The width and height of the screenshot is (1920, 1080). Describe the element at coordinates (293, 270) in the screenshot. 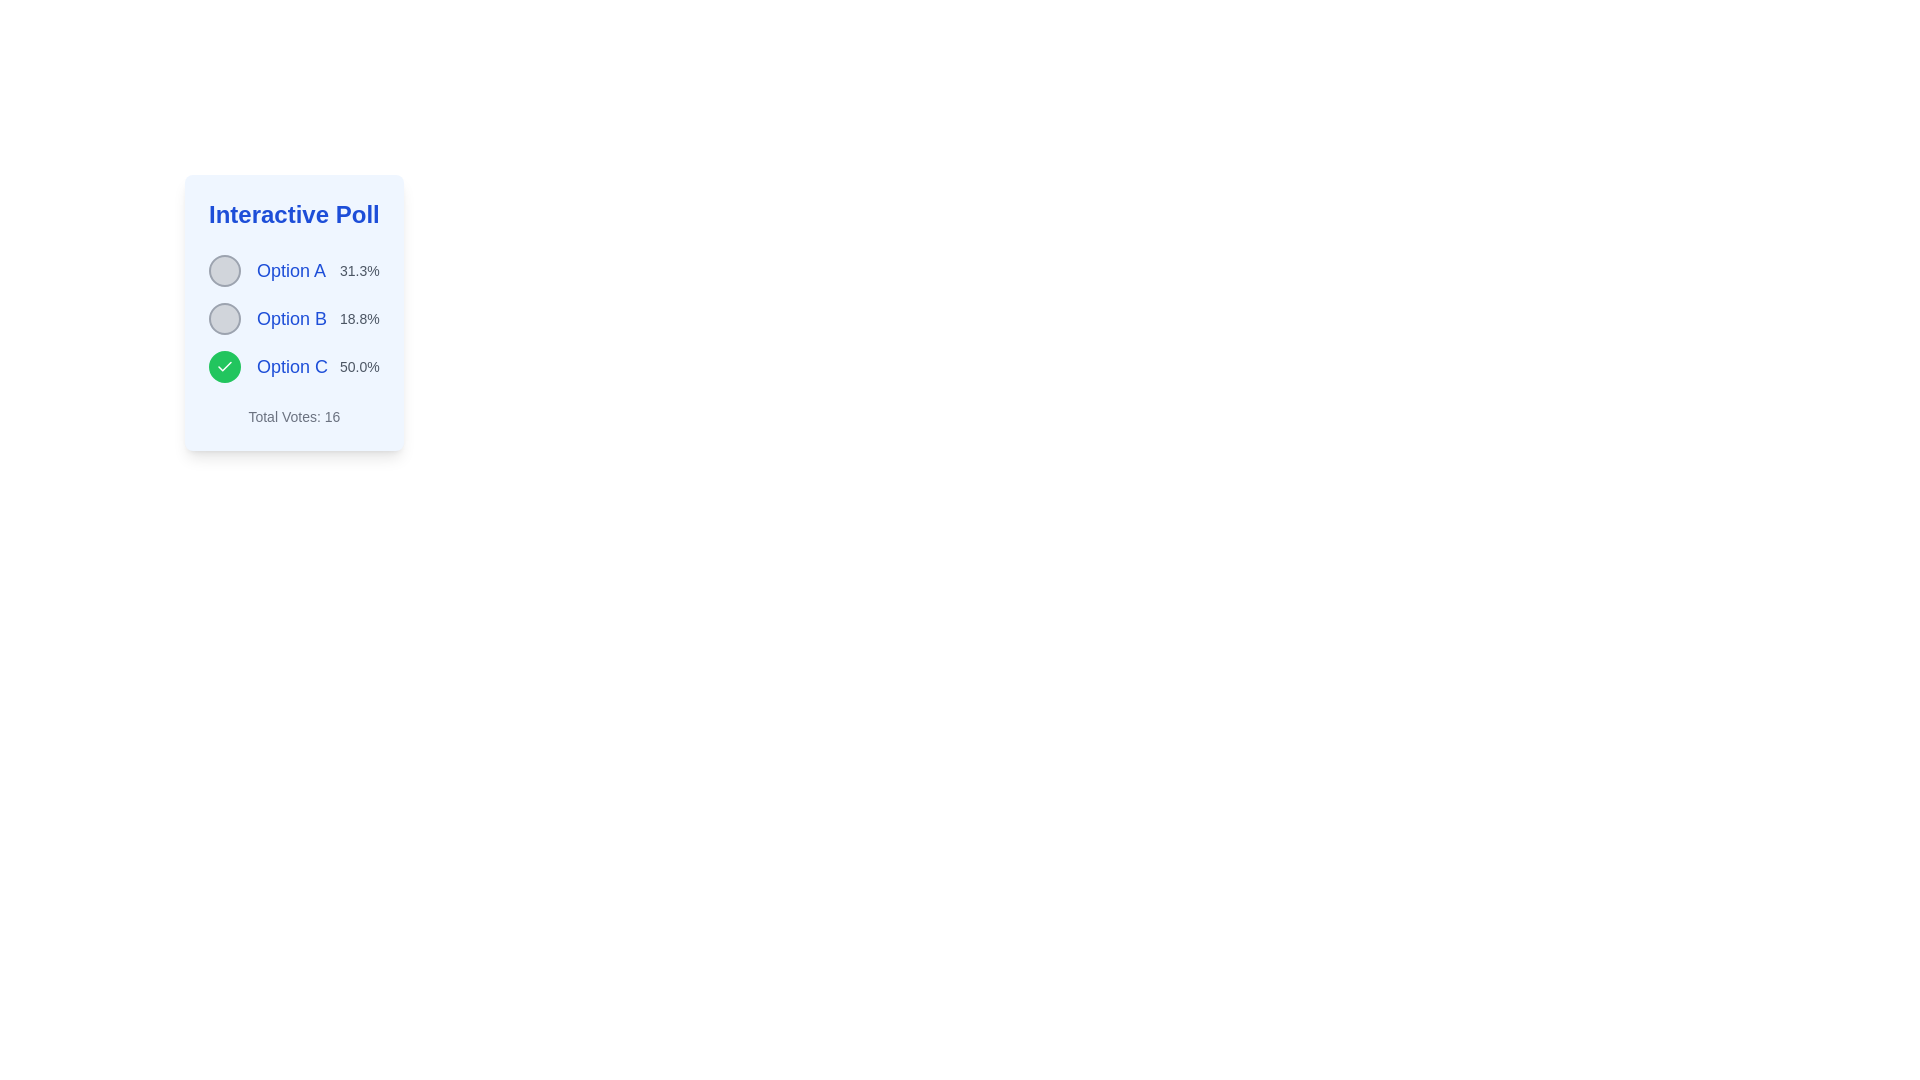

I see `the first poll option labeled 'Option A' which shows a vote share of '31.3%' in the interactive poll interface` at that location.